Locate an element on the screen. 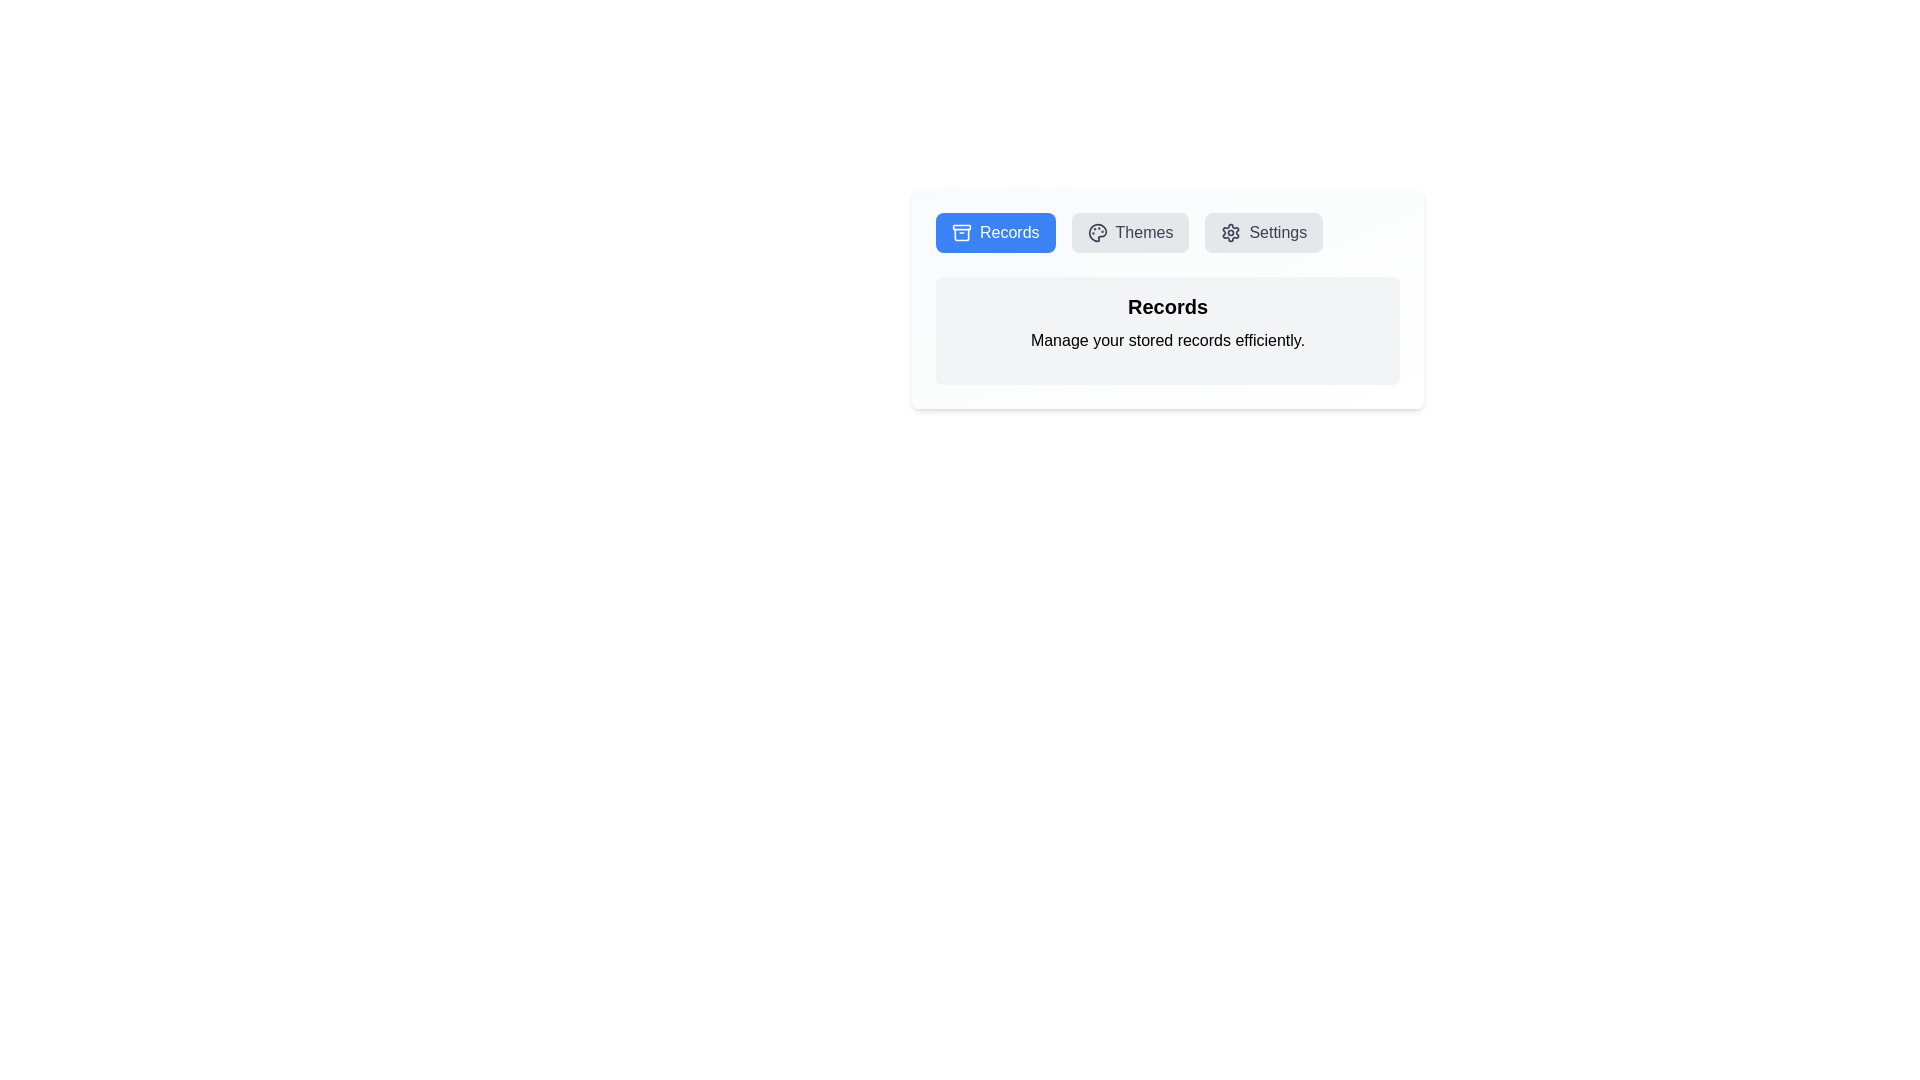 The image size is (1920, 1080). the Records tab by clicking the corresponding button is located at coordinates (995, 231).